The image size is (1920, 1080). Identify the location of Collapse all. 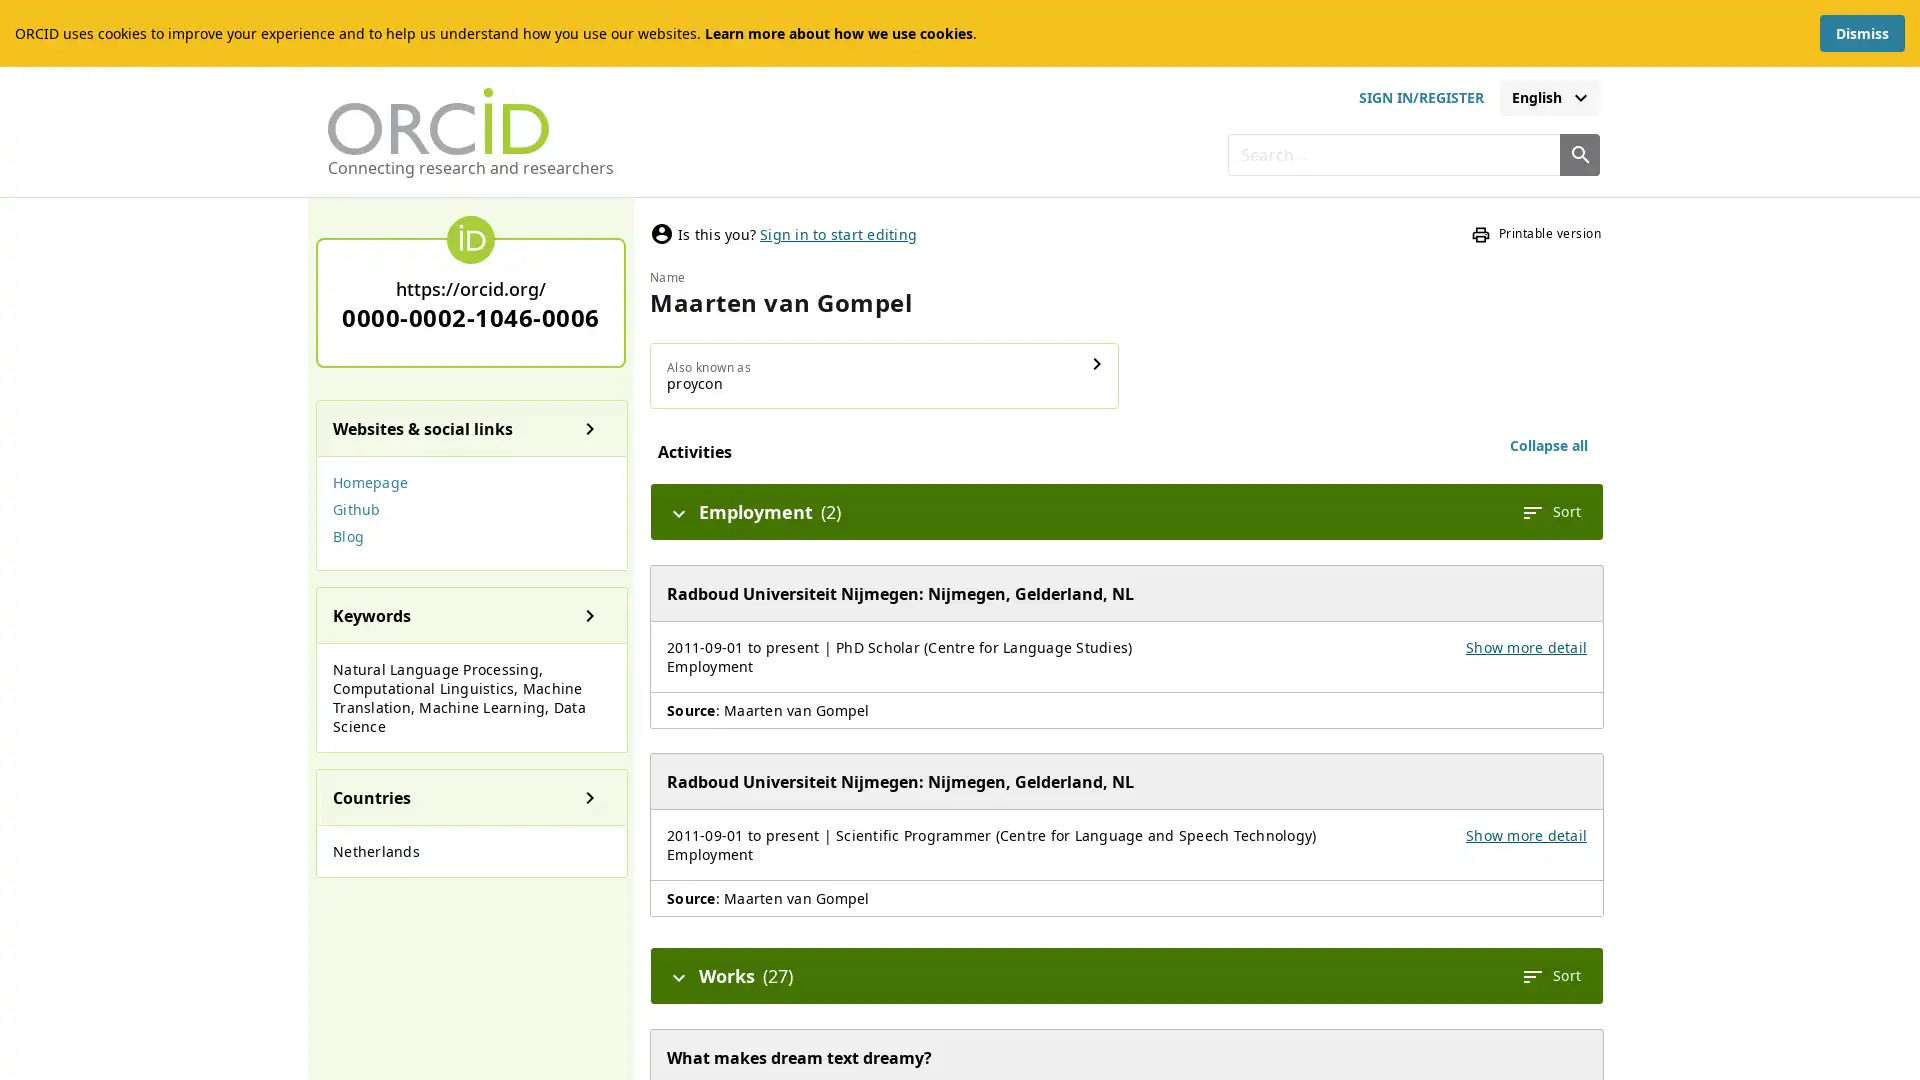
(1548, 445).